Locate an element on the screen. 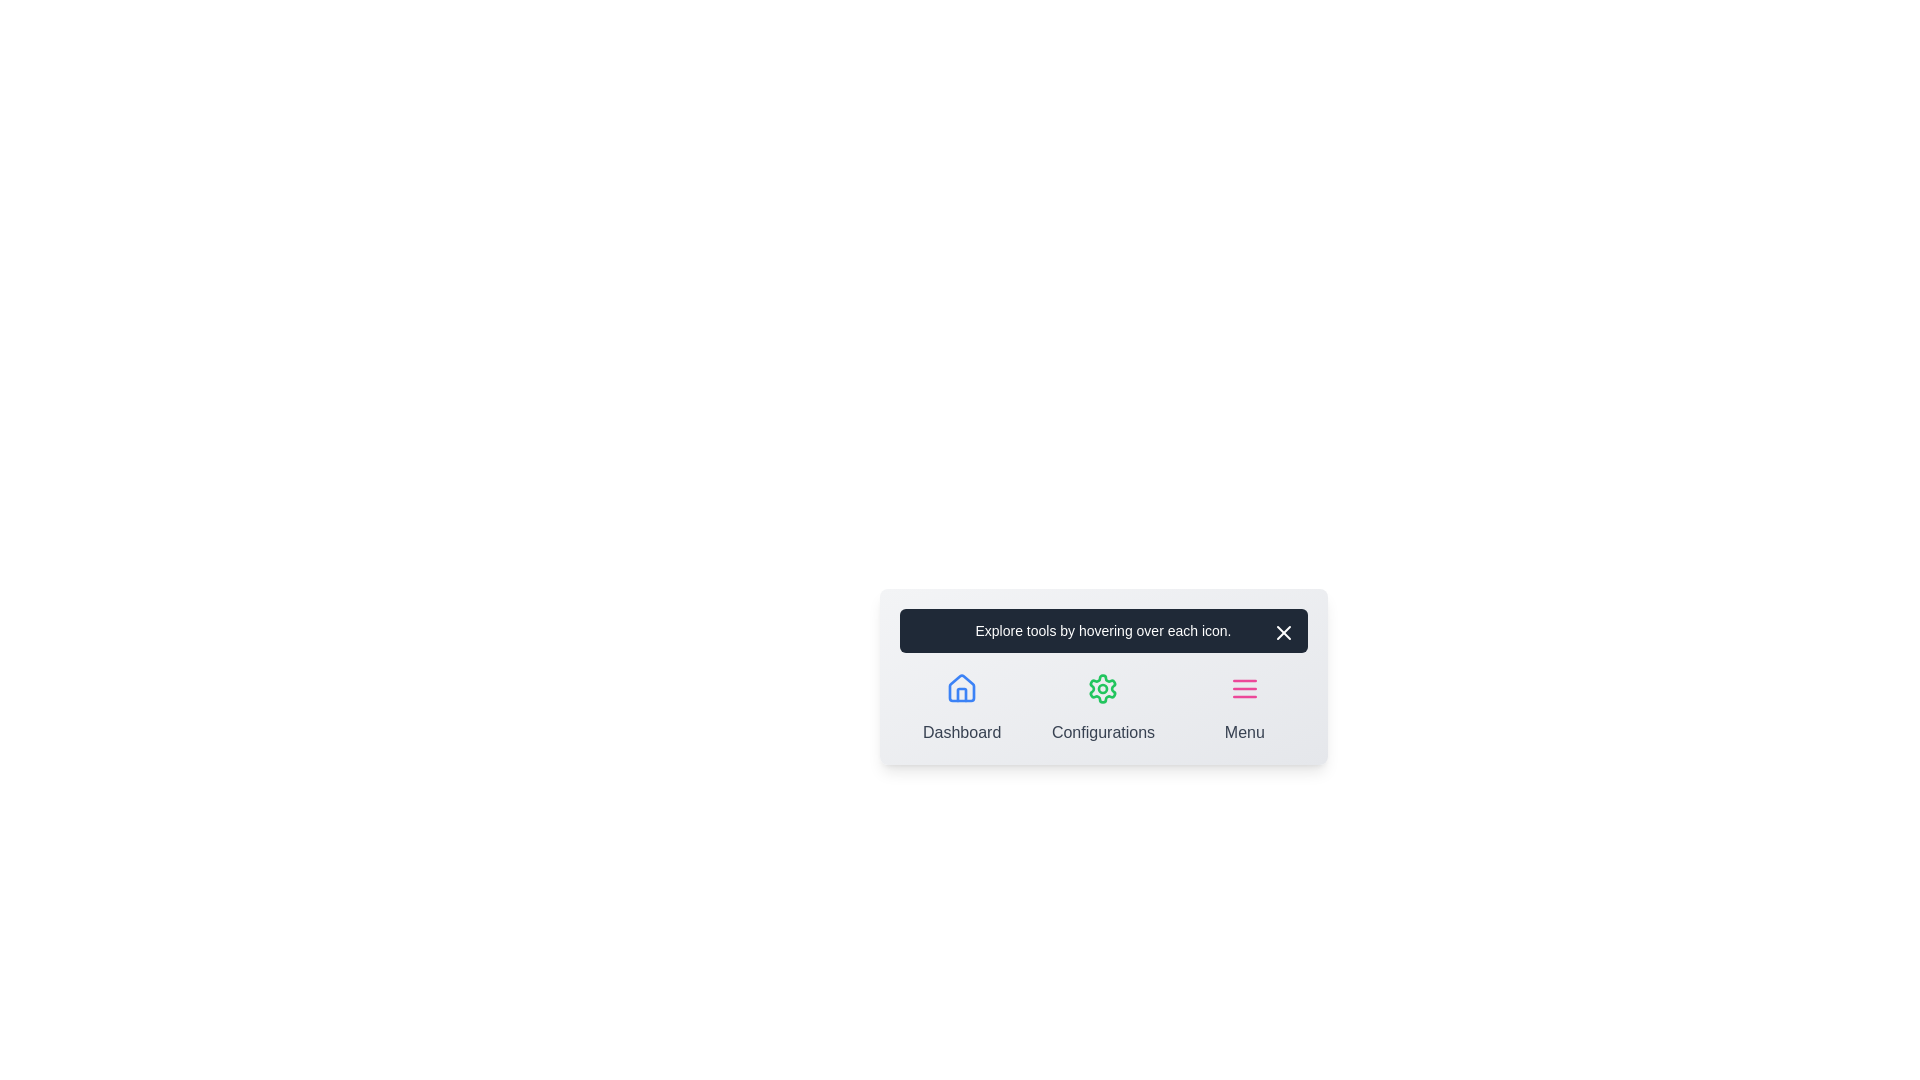 This screenshot has width=1920, height=1080. the 'Configurations' icon in the horizontal navigation menu, which is represented by a green gear labeled 'Configurations.' is located at coordinates (1102, 704).